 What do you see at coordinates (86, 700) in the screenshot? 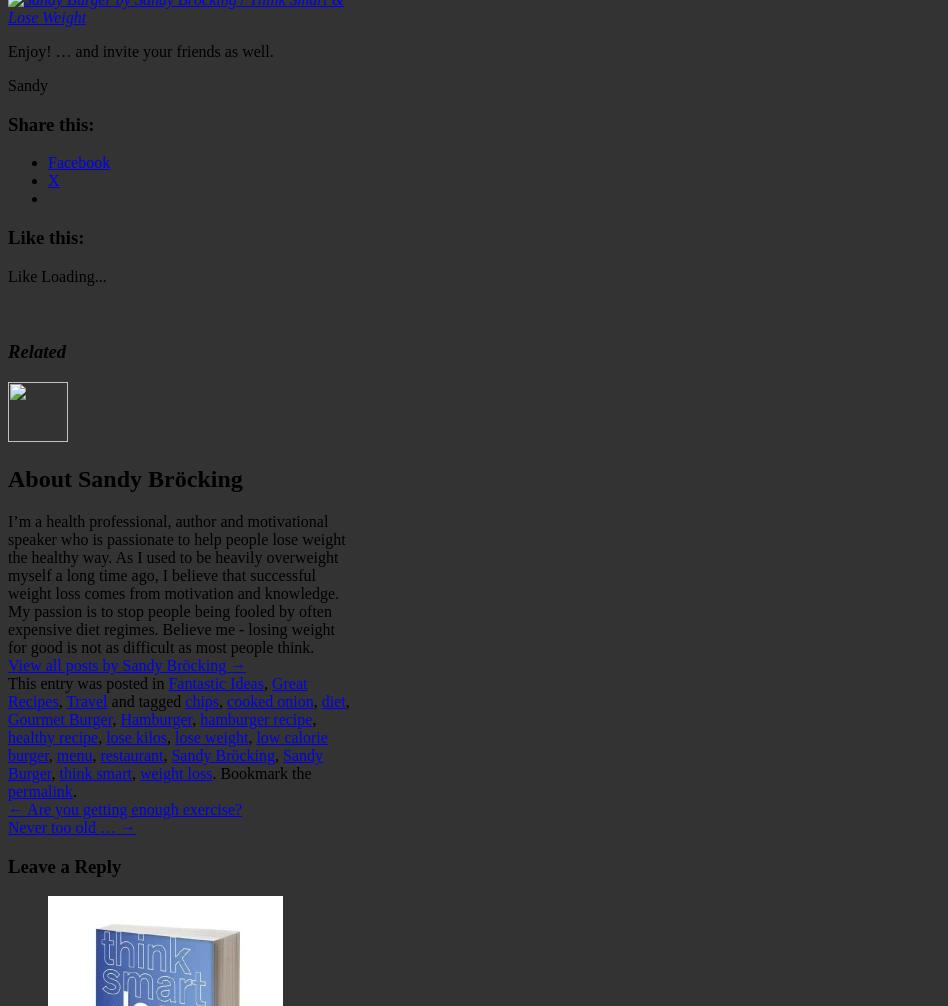
I see `'Travel'` at bounding box center [86, 700].